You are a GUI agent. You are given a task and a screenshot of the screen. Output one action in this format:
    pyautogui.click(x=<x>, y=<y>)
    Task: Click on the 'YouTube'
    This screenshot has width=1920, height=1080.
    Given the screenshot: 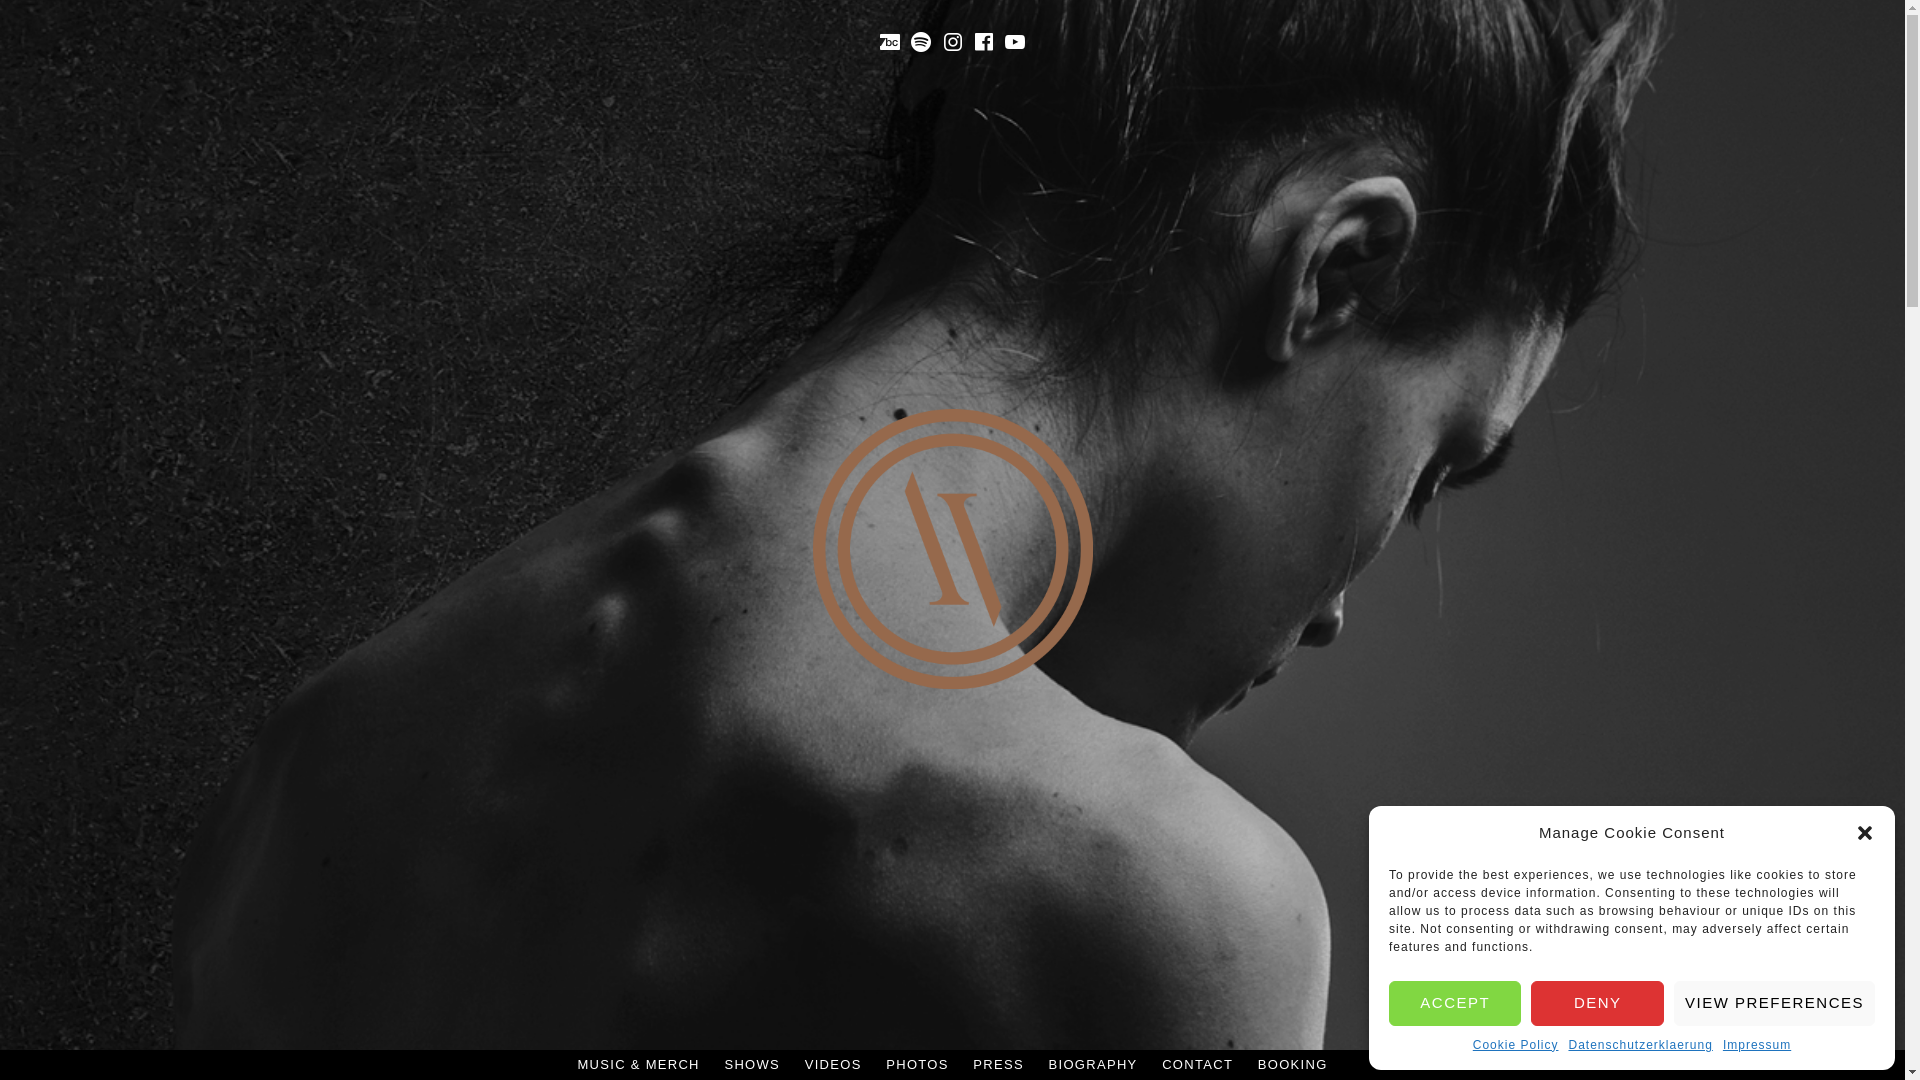 What is the action you would take?
    pyautogui.click(x=1014, y=42)
    